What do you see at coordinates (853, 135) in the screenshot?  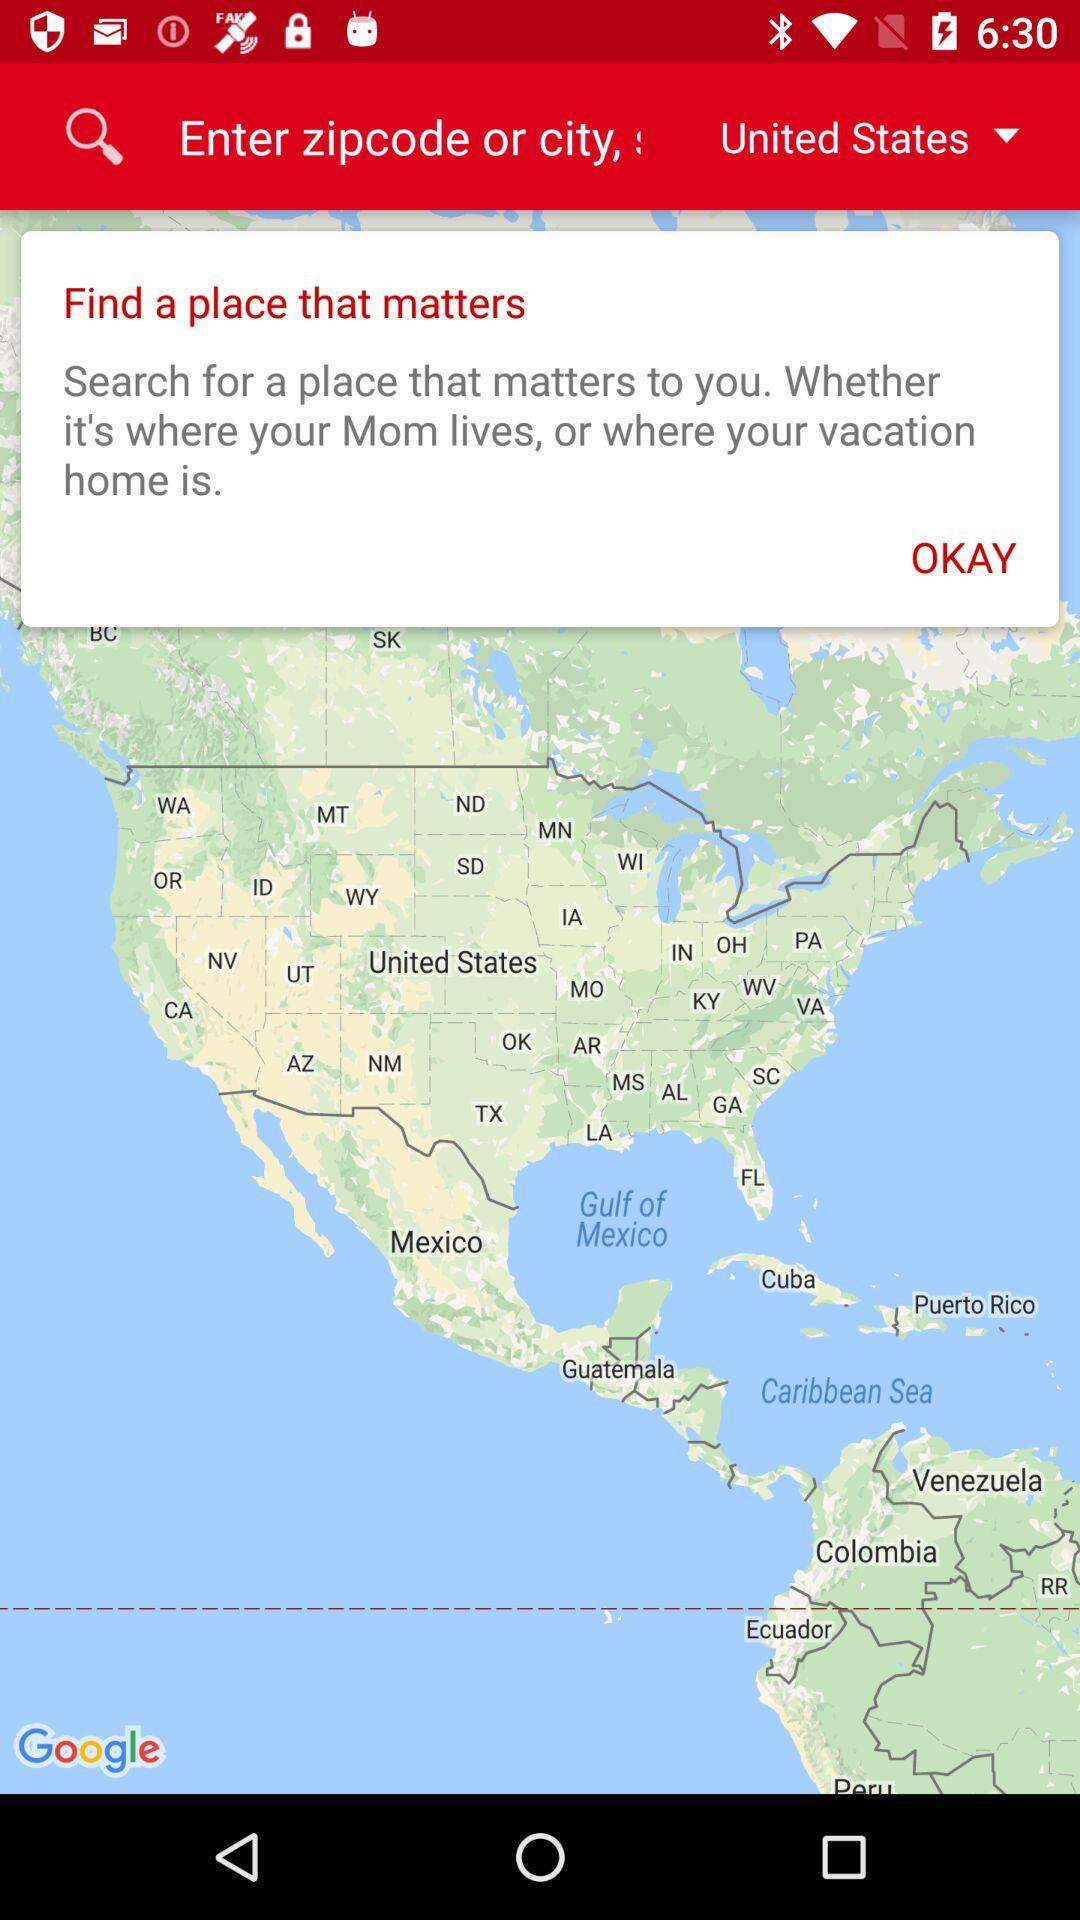 I see `the united states` at bounding box center [853, 135].